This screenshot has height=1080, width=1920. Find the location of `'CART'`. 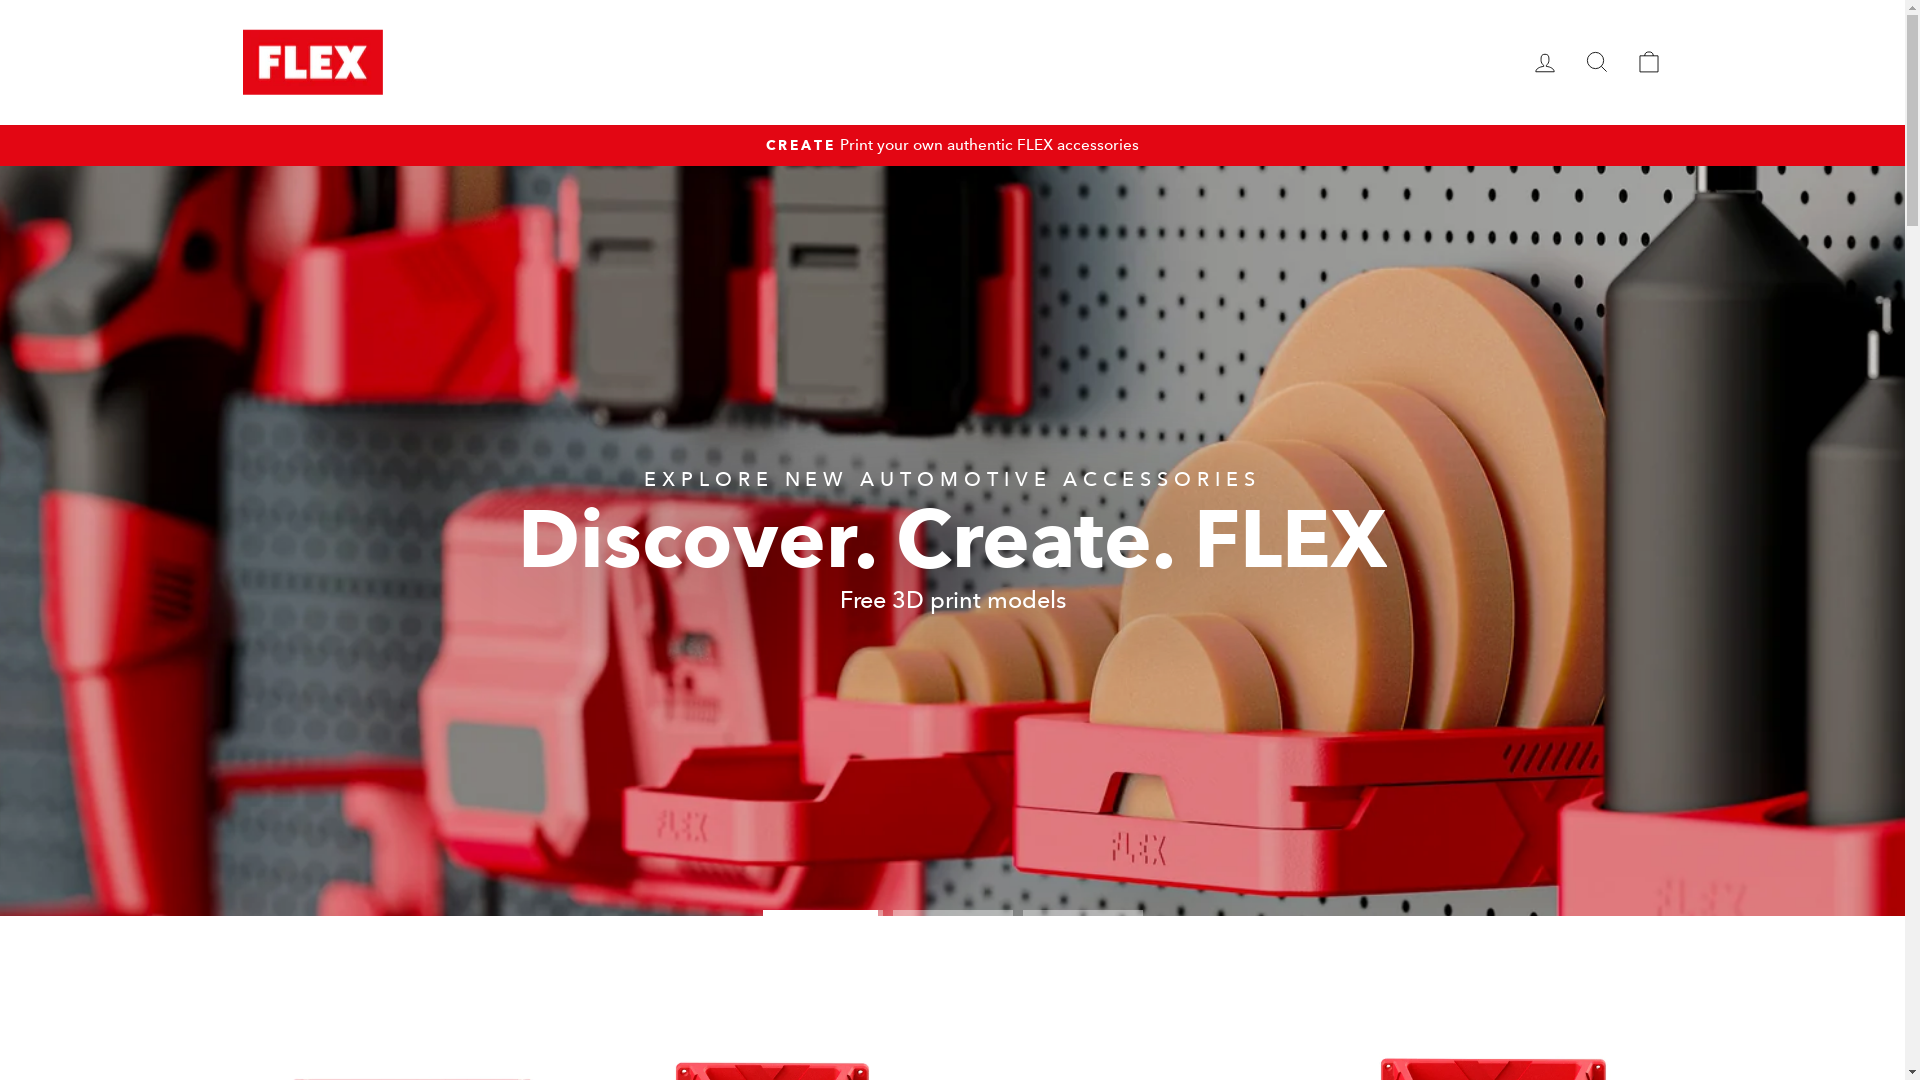

'CART' is located at coordinates (1647, 61).